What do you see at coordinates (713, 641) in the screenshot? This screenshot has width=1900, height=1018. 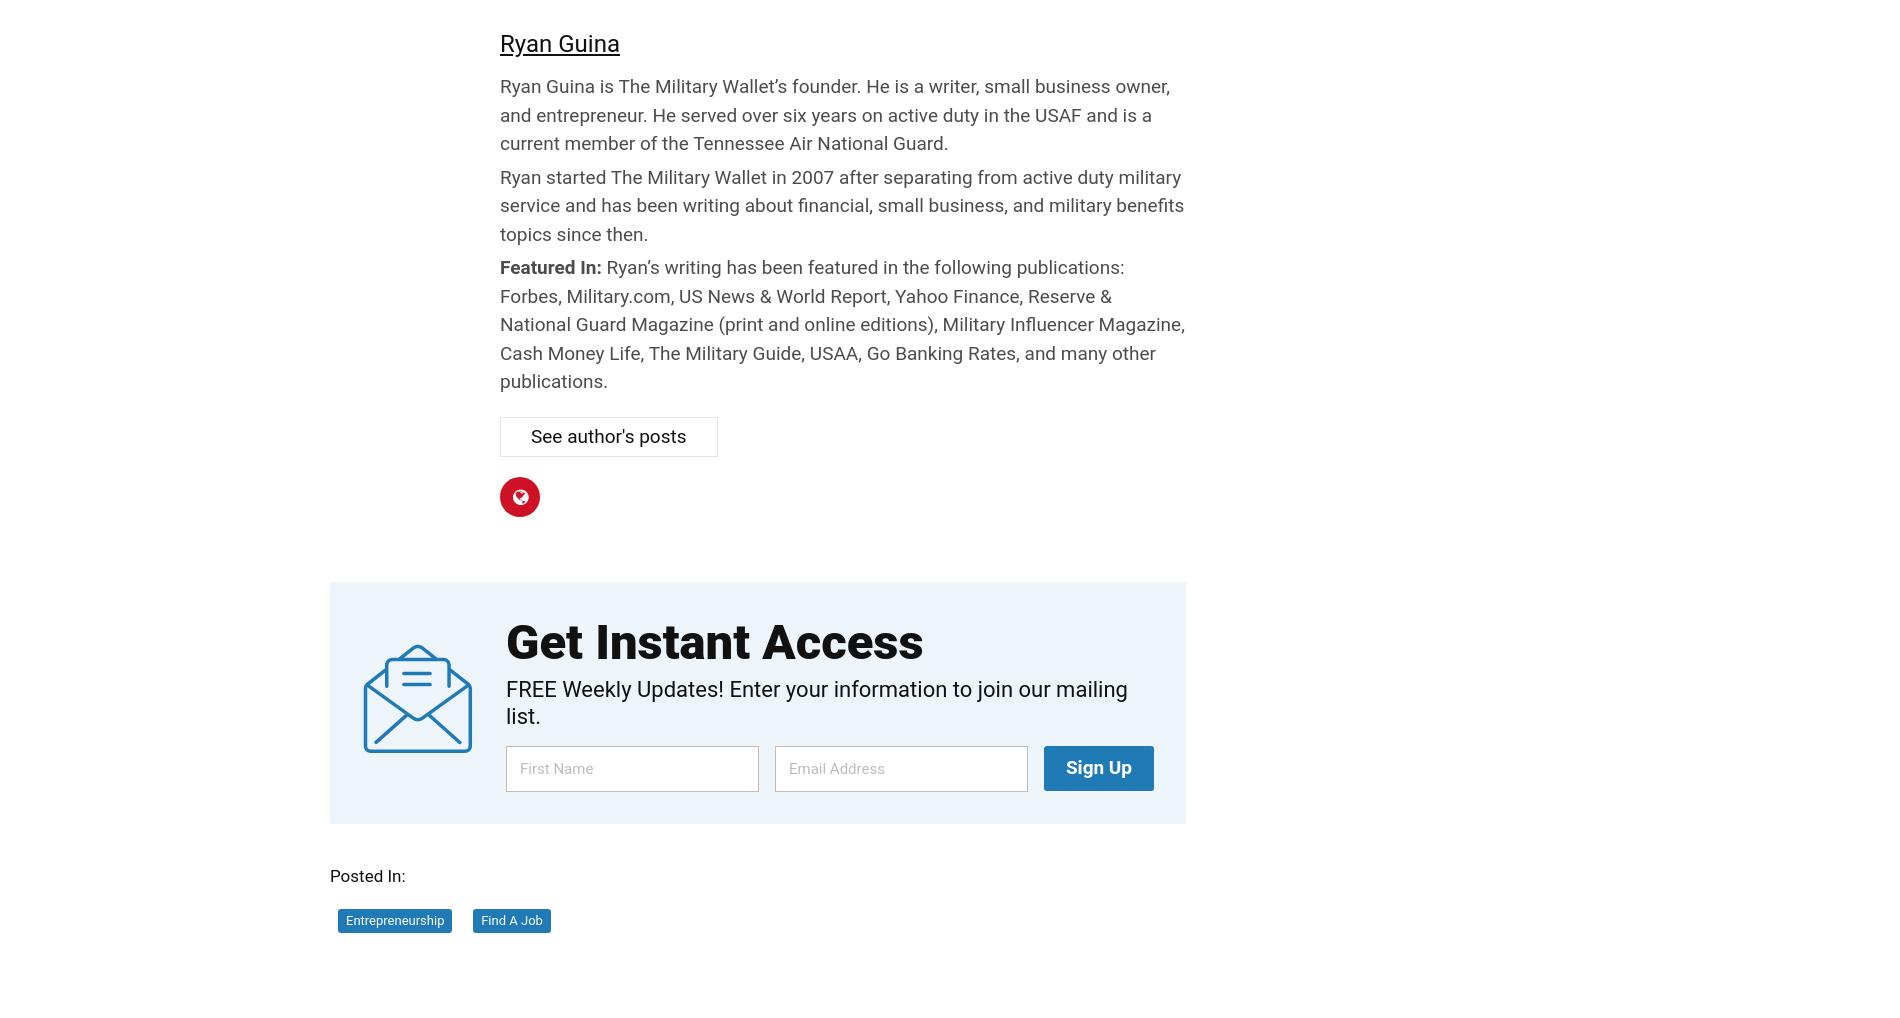 I see `'Get Instant Access'` at bounding box center [713, 641].